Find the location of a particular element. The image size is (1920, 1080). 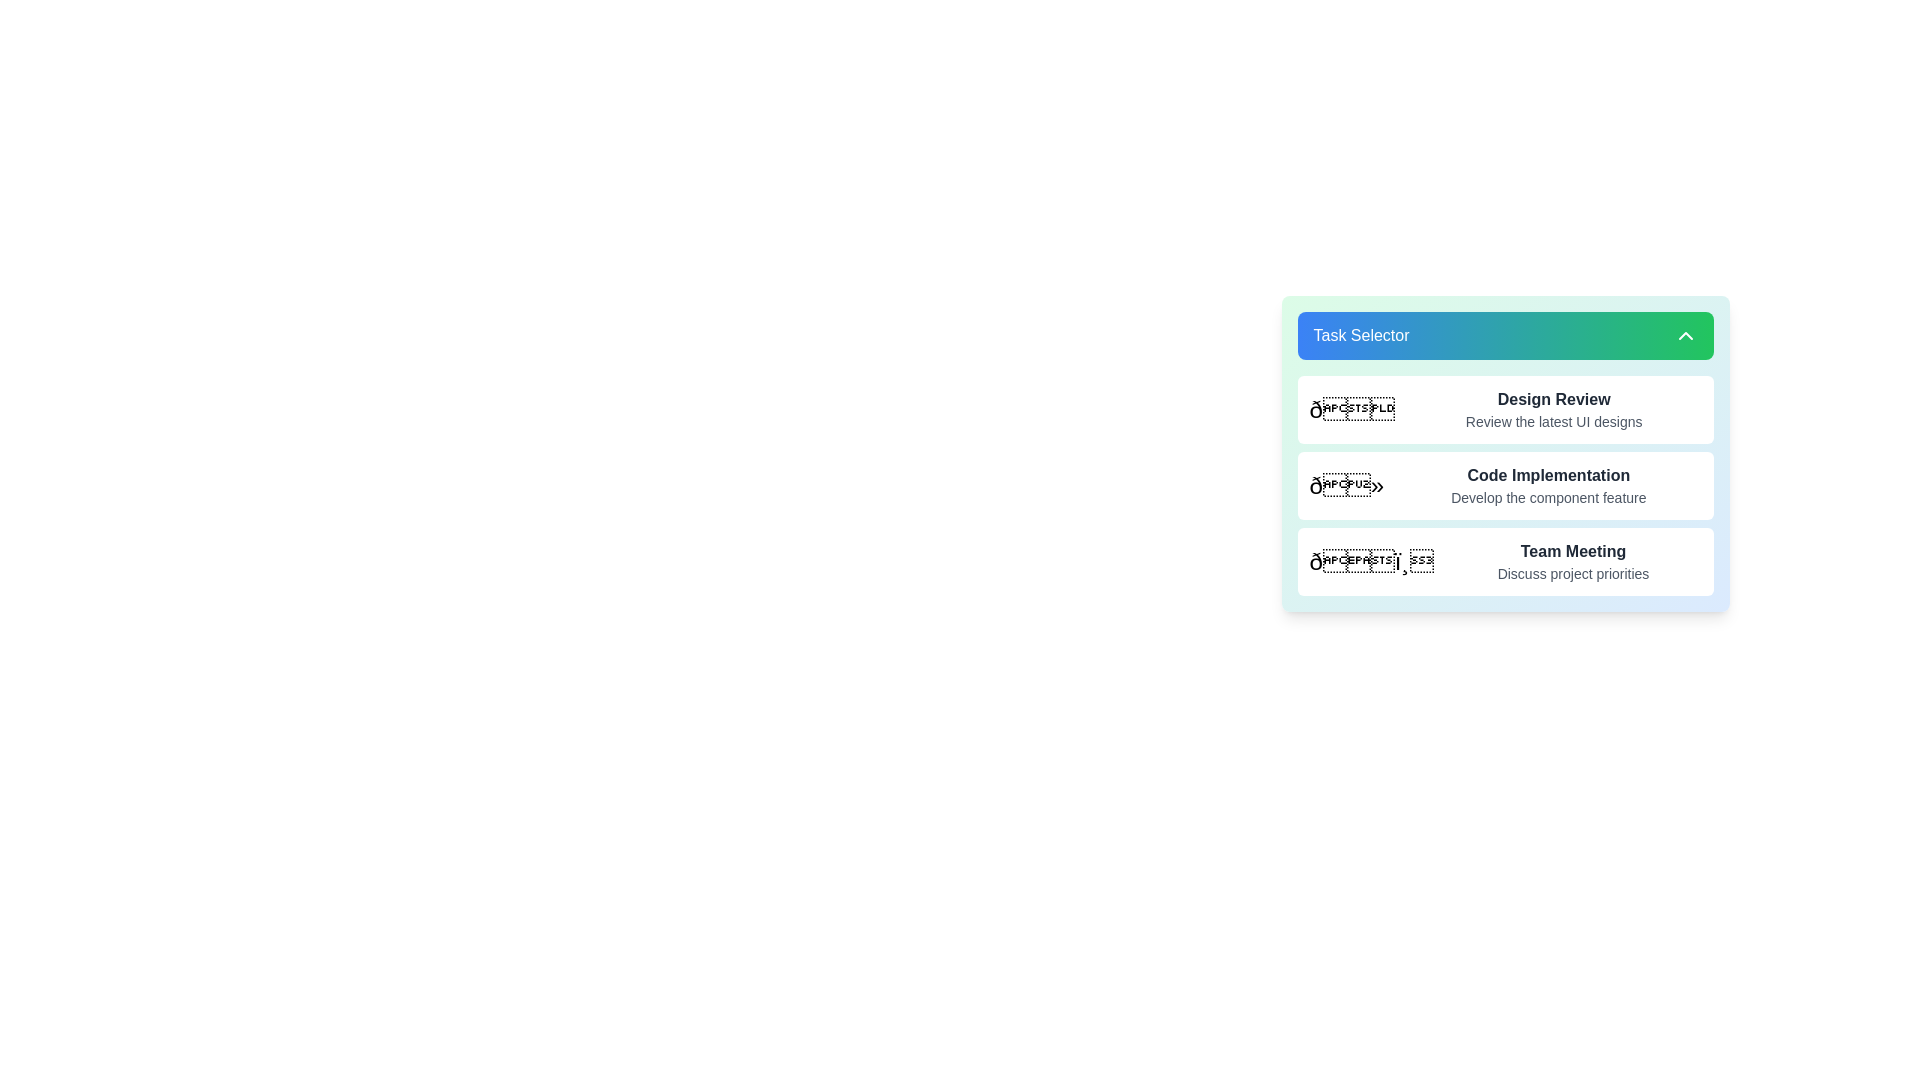

the emoji-like icon located to the left of the 'Code Implementation' text for interaction or tooltip display is located at coordinates (1346, 486).